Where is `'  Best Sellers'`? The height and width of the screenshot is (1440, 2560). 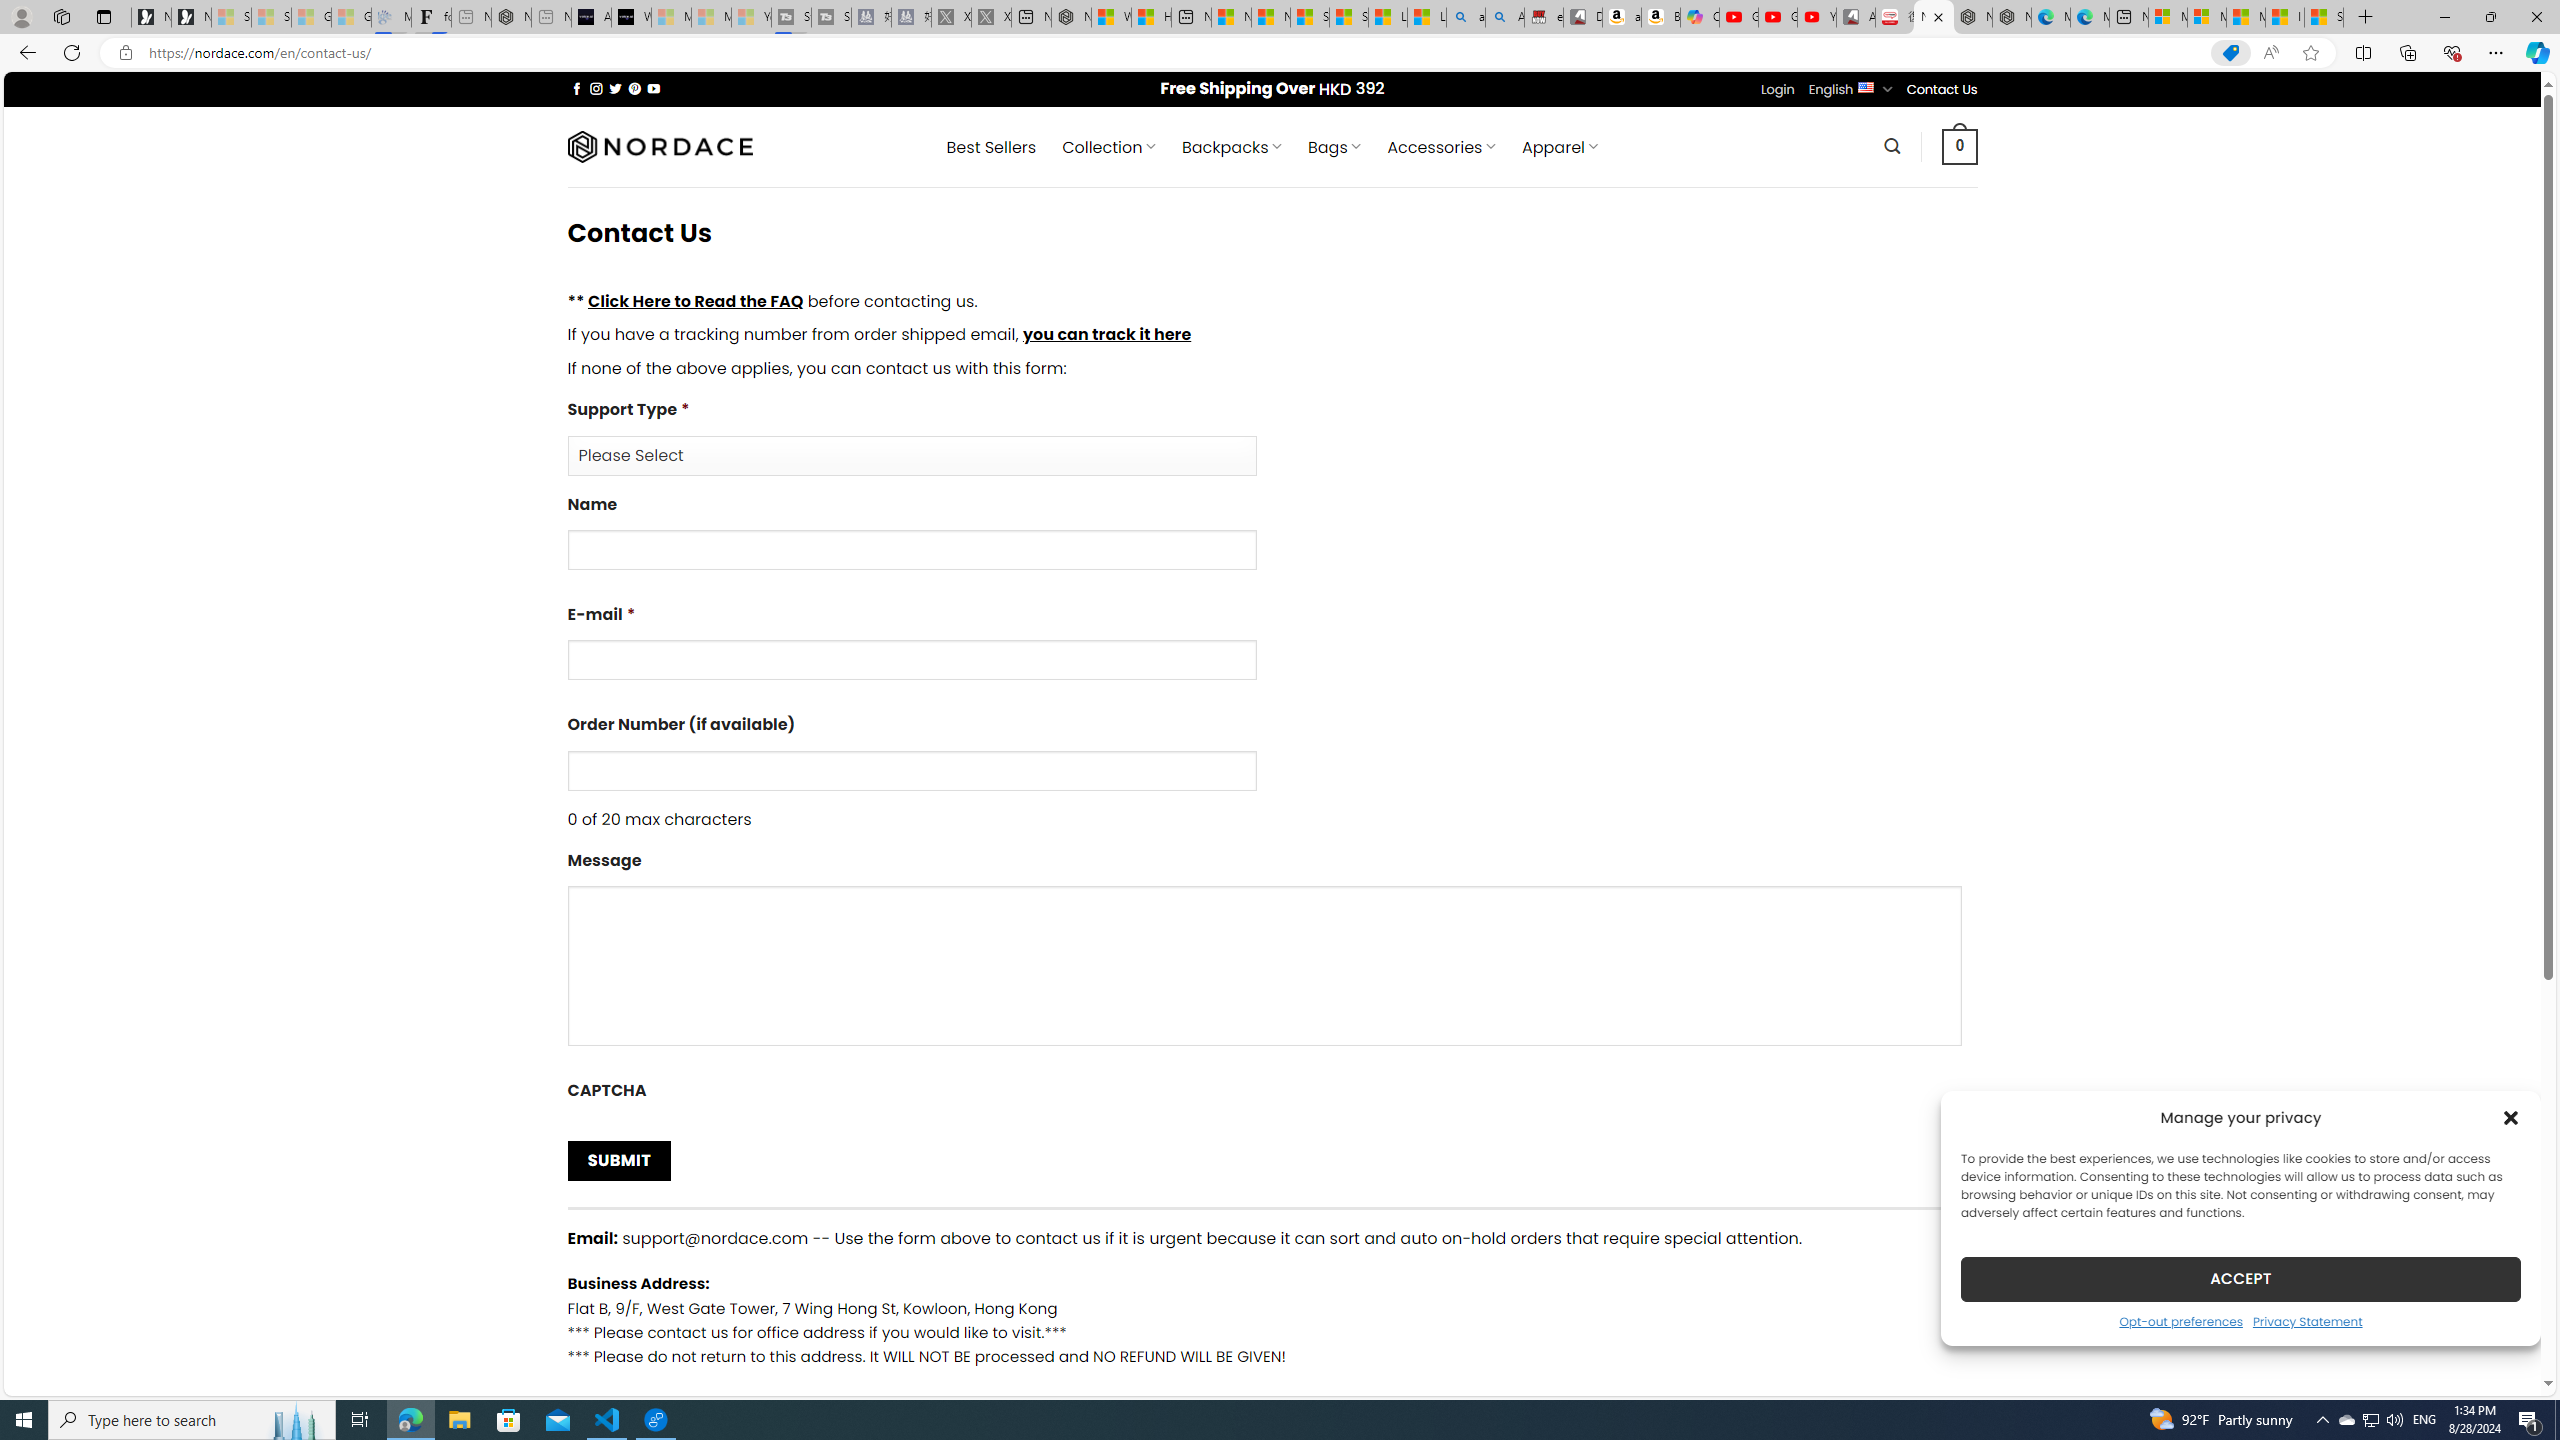 '  Best Sellers' is located at coordinates (991, 146).